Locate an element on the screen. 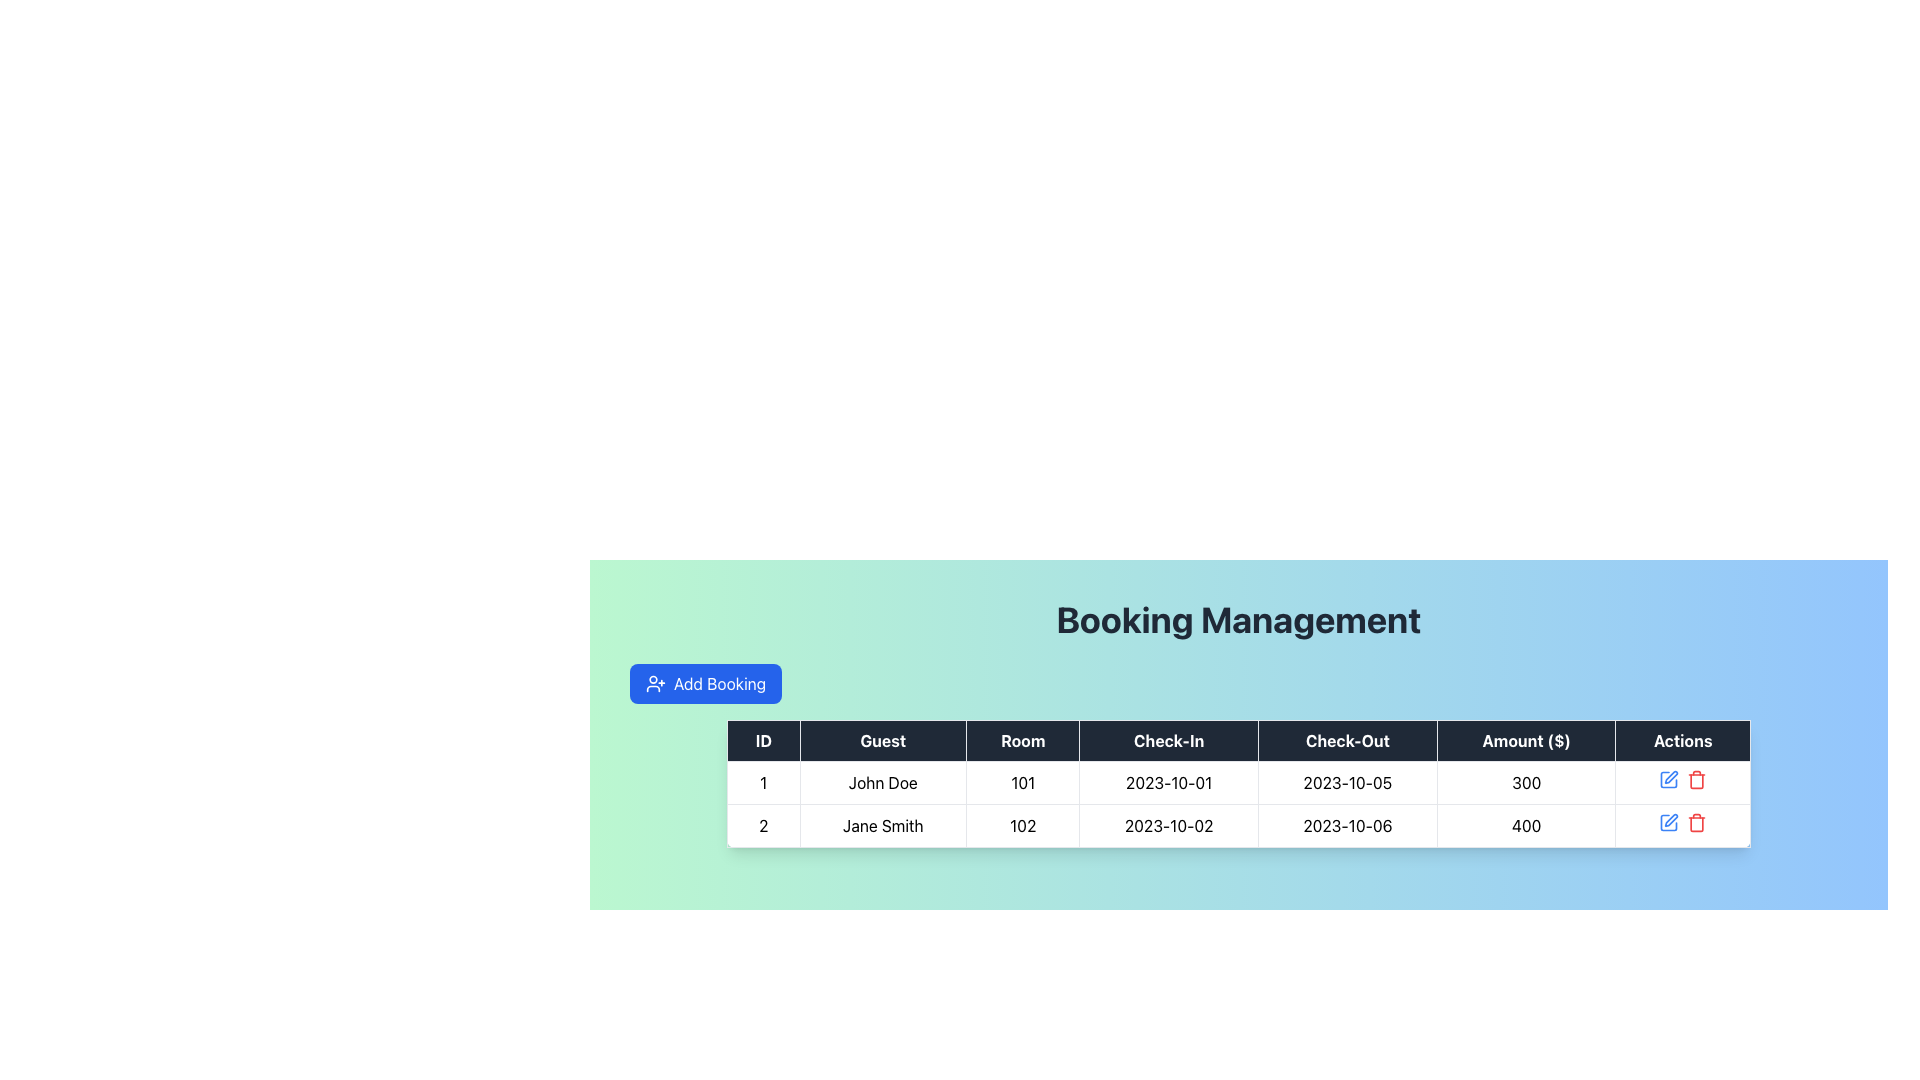 This screenshot has width=1920, height=1080. the editing graphic icon located in the actions column of the second row in the table to initiate editing is located at coordinates (1671, 776).